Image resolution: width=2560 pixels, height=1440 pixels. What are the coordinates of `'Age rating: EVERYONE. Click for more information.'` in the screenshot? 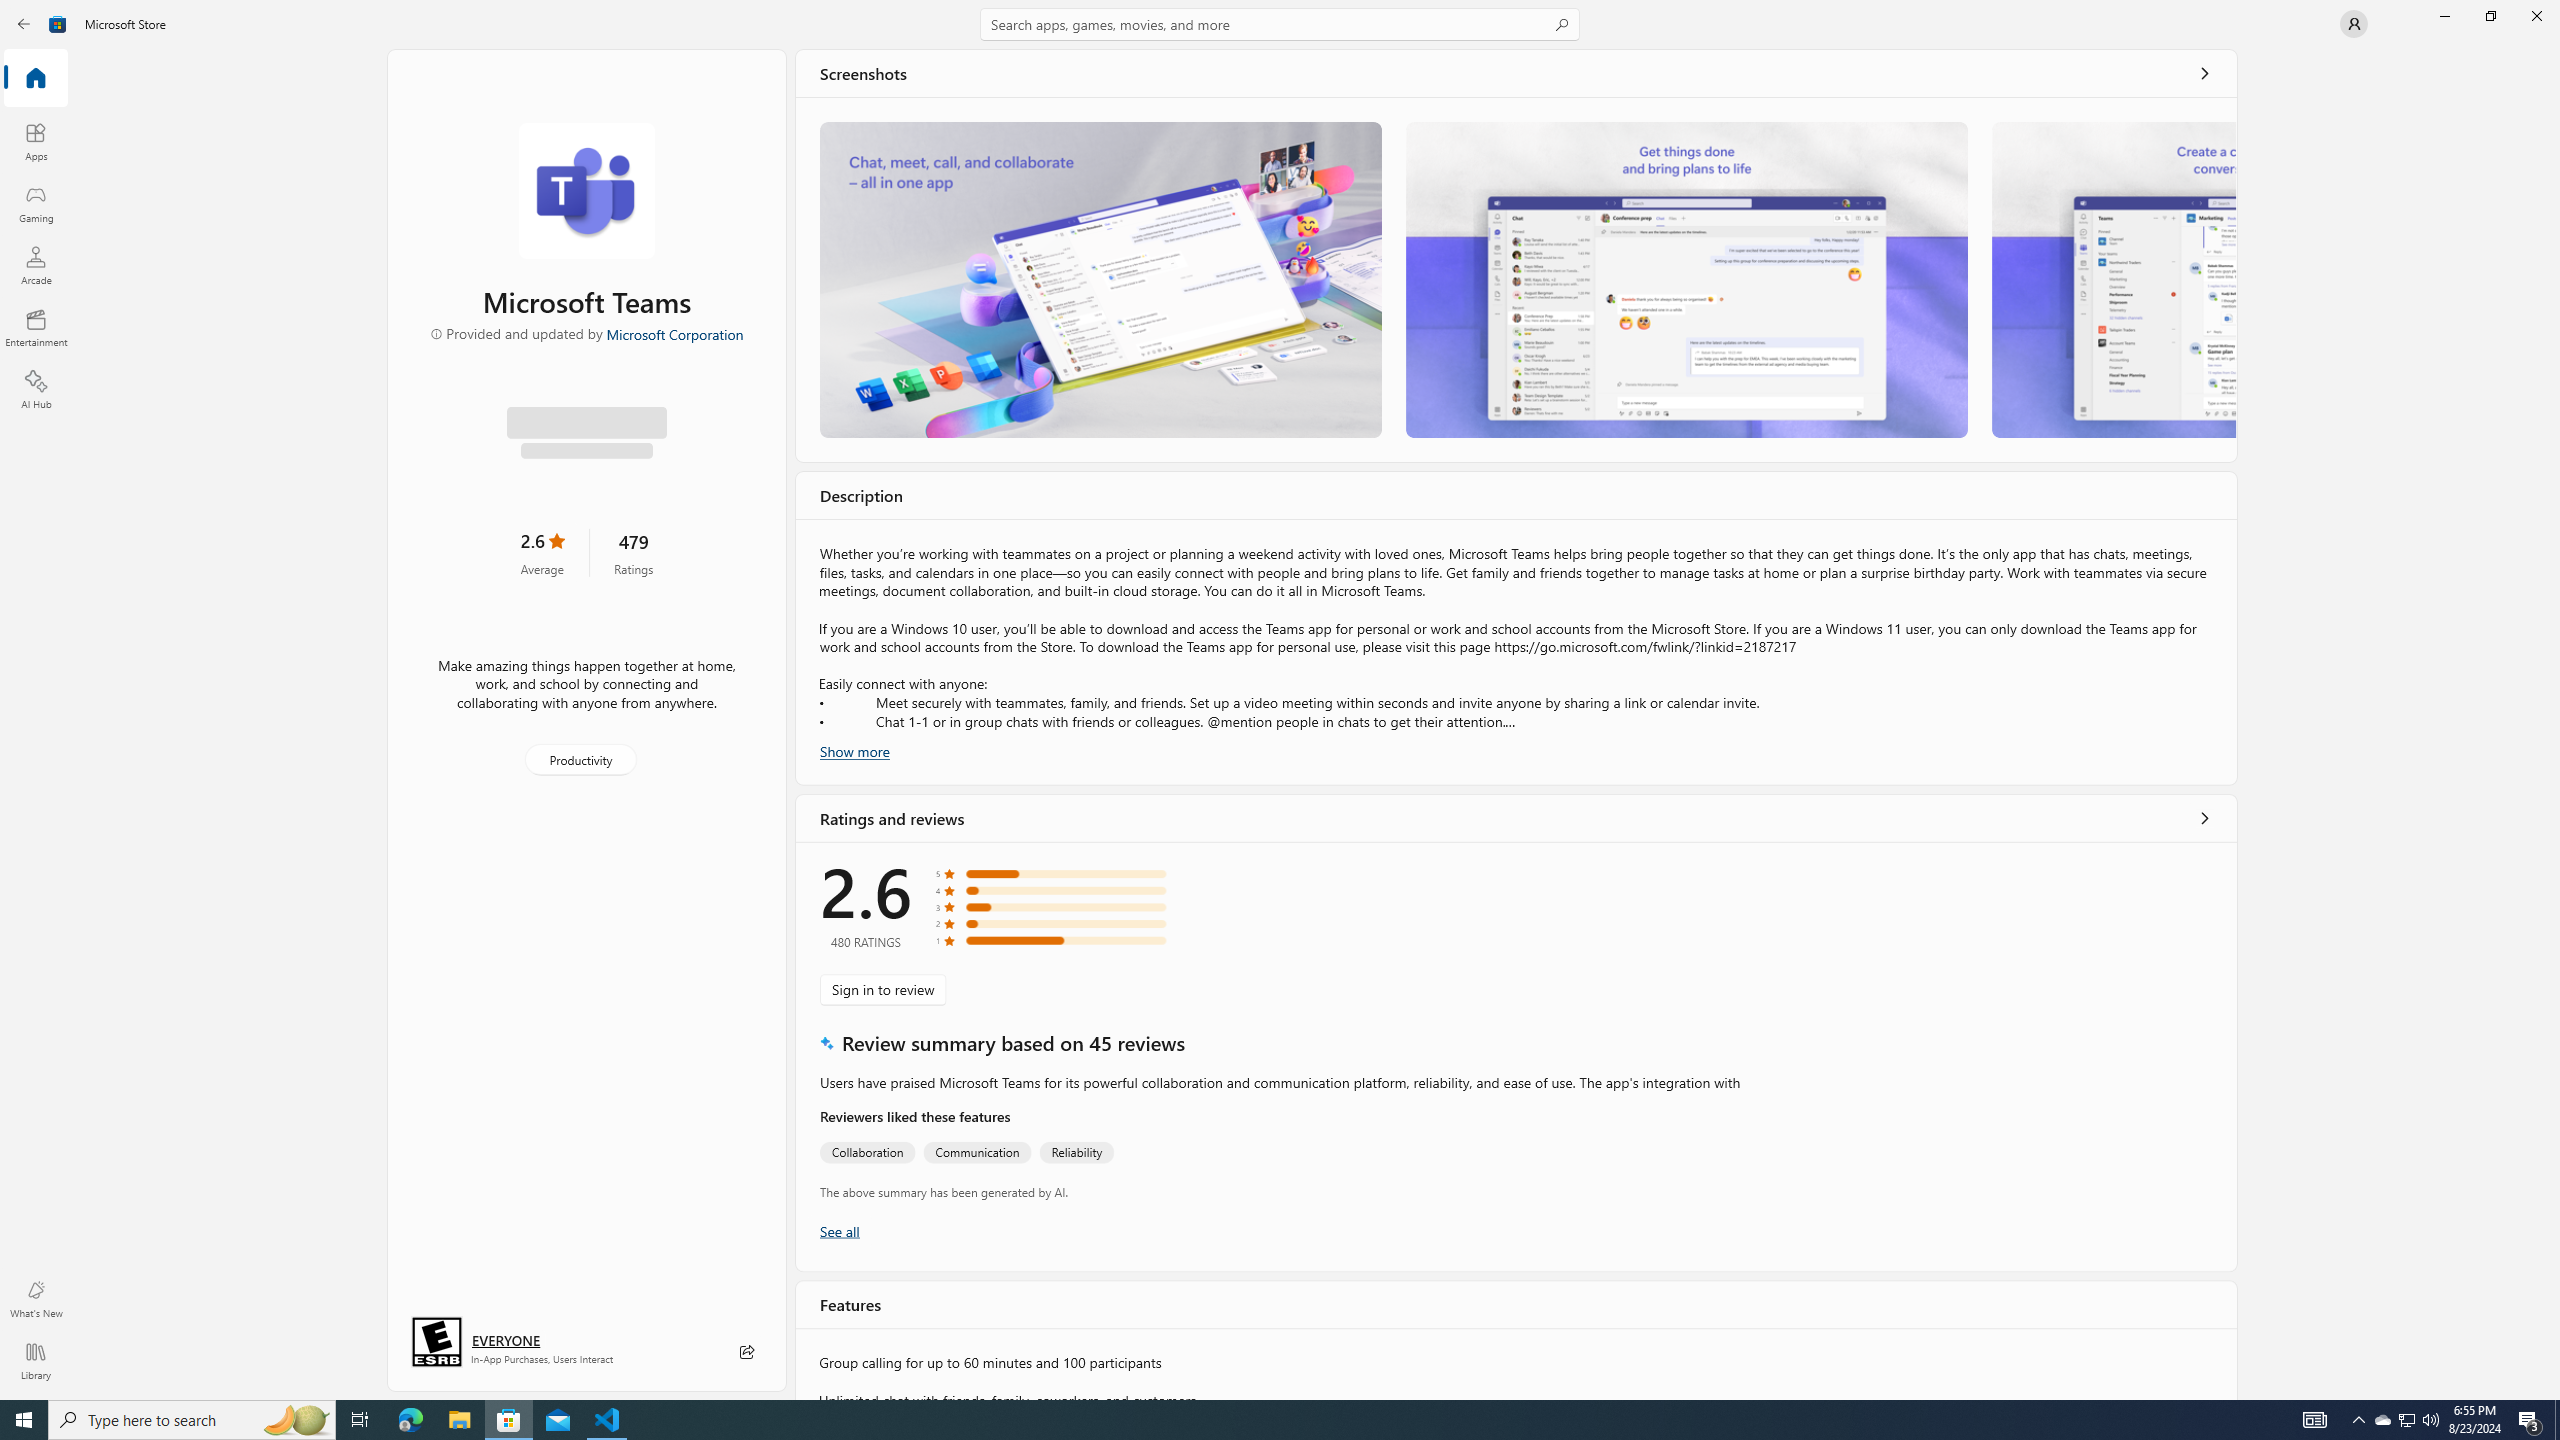 It's located at (505, 1340).